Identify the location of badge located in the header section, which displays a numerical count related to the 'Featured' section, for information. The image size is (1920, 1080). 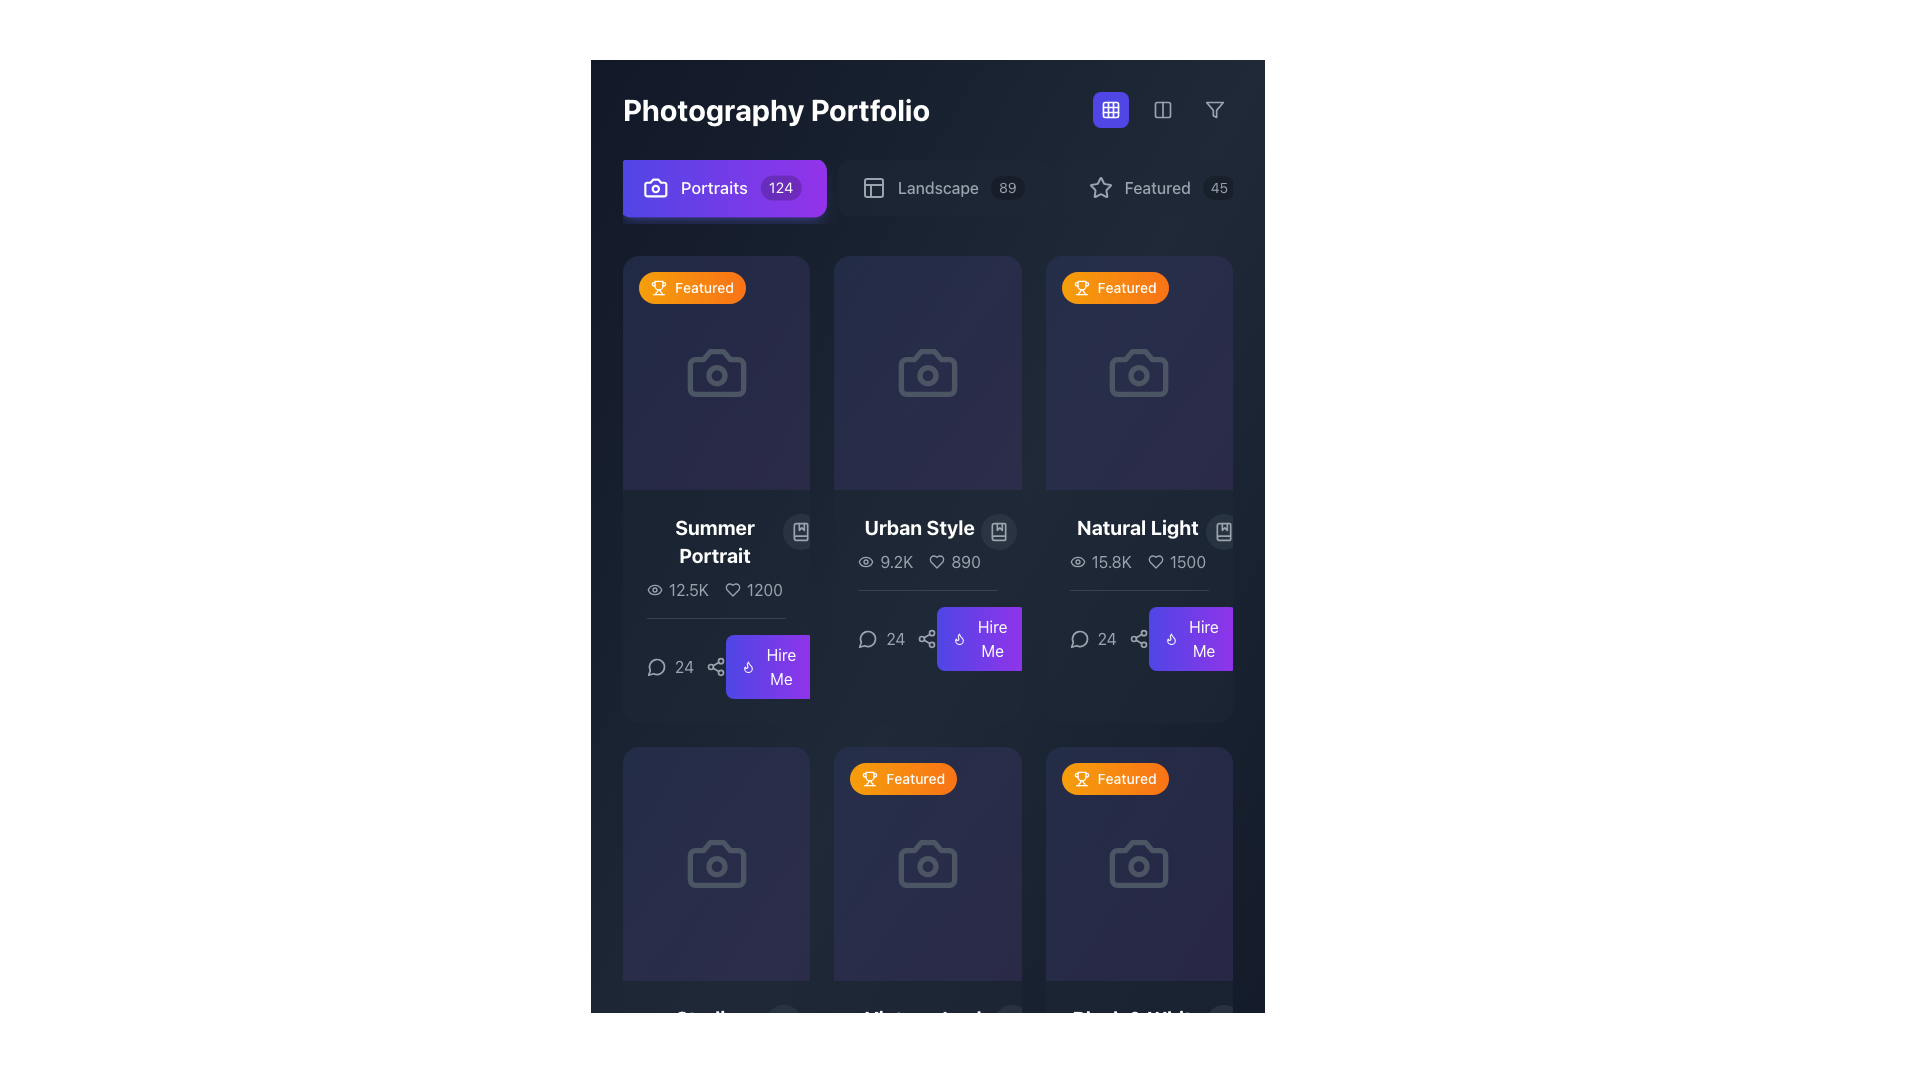
(1218, 188).